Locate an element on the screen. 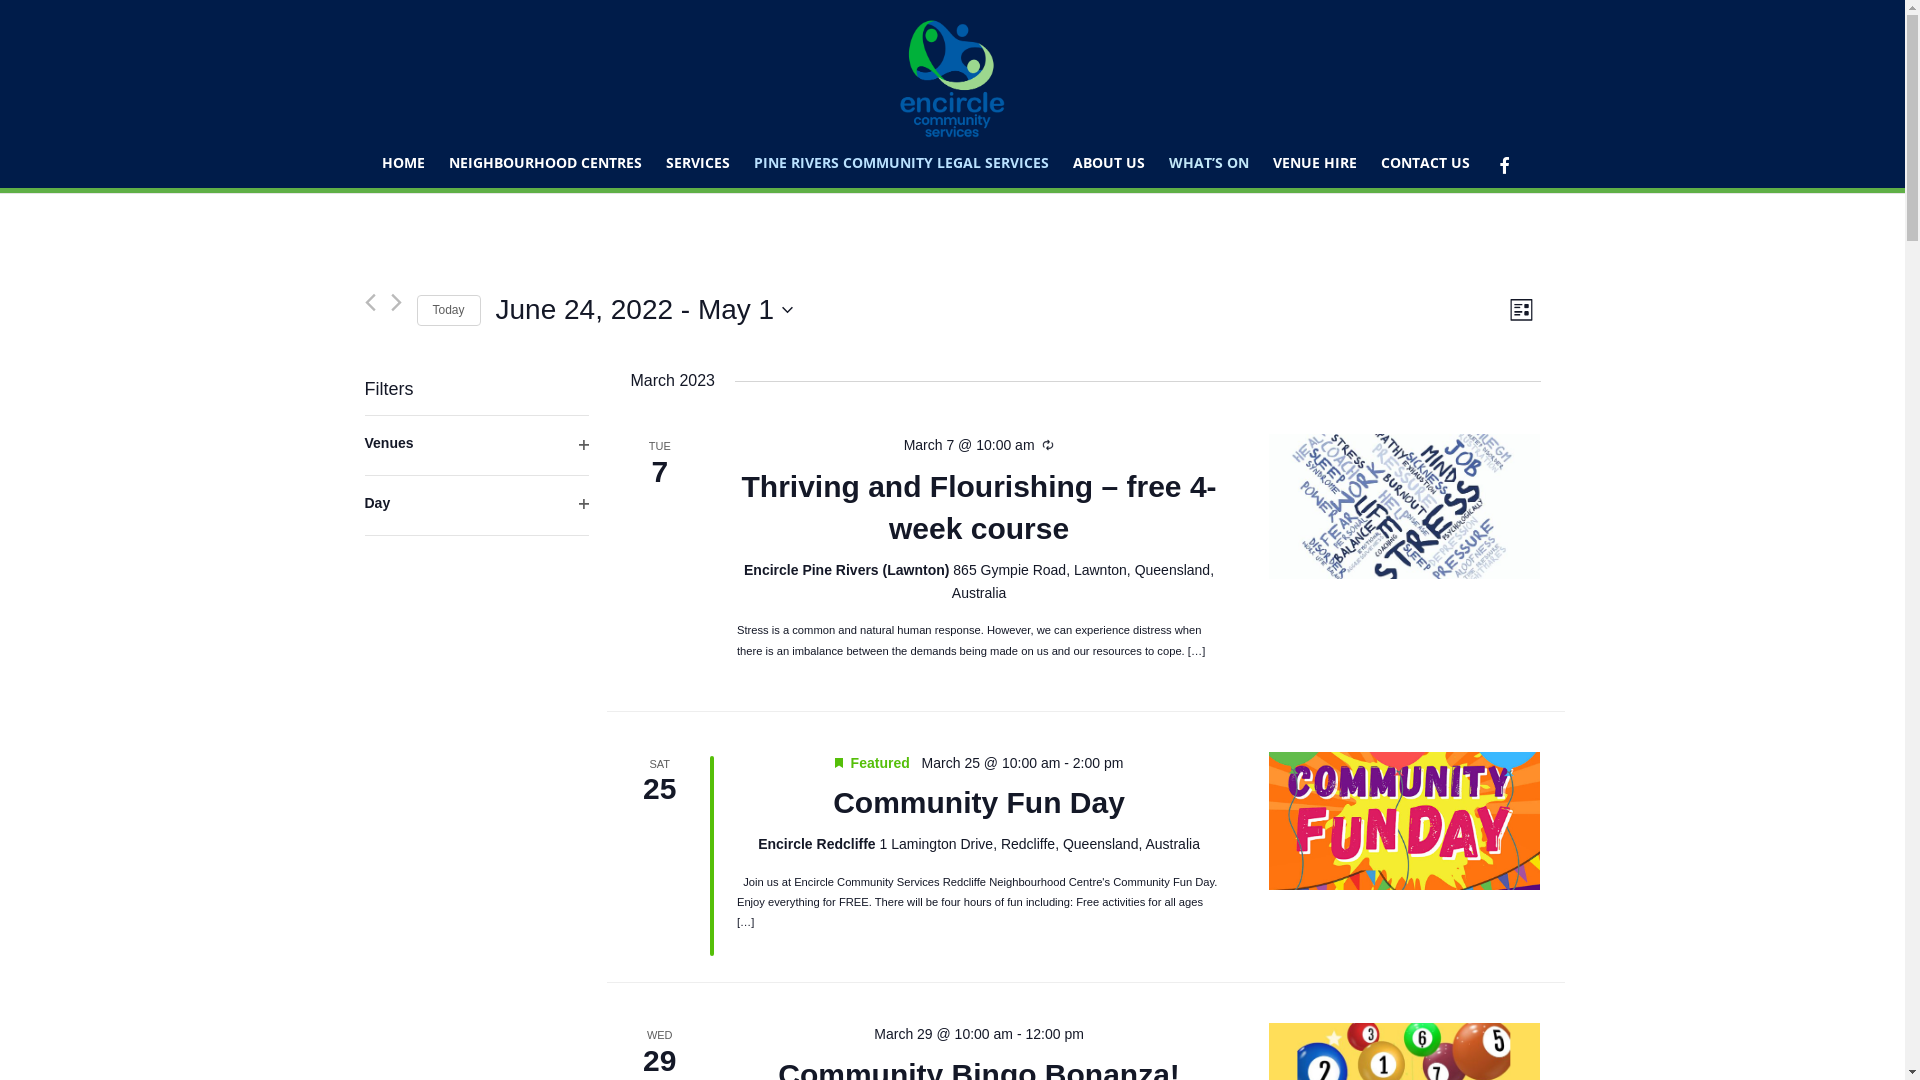 Image resolution: width=1920 pixels, height=1080 pixels. 'VENUE HIRE' is located at coordinates (1314, 161).